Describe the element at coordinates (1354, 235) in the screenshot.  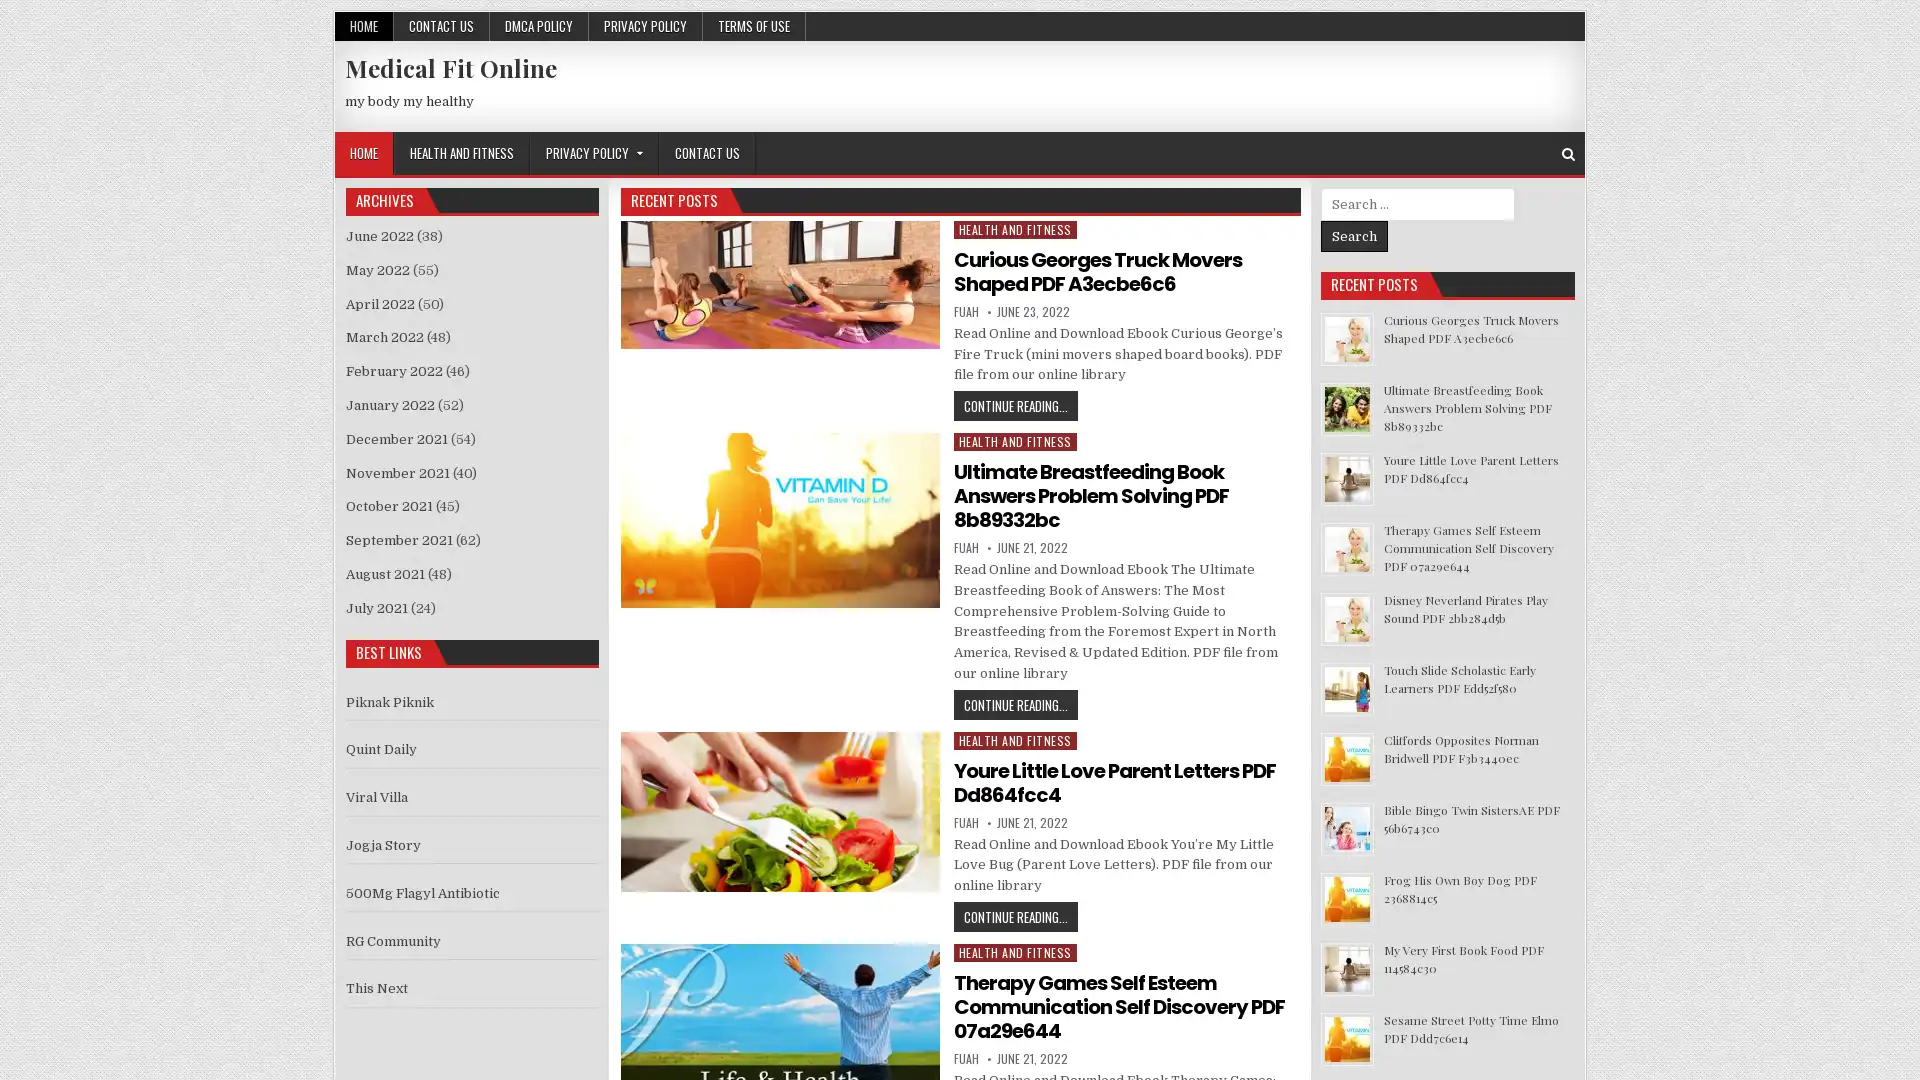
I see `Search` at that location.